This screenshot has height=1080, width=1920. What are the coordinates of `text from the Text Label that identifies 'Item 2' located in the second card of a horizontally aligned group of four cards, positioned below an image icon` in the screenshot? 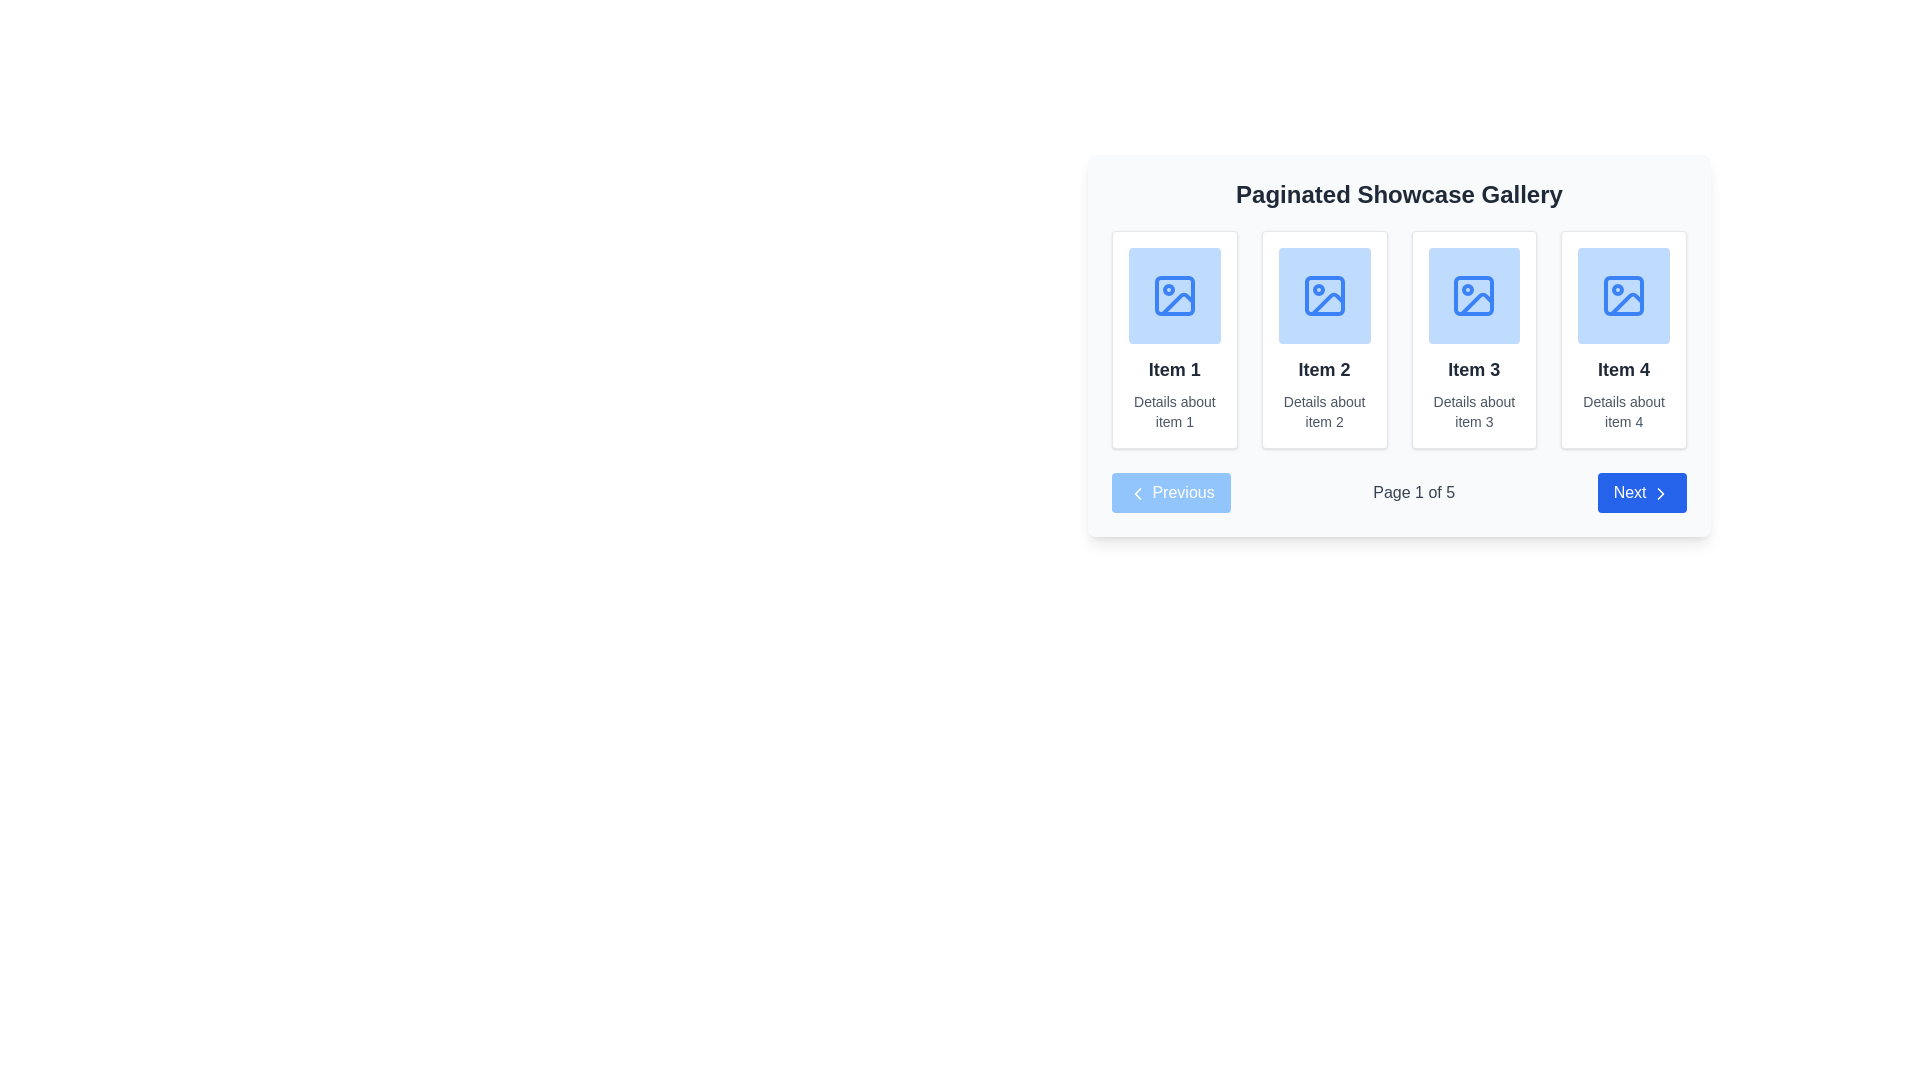 It's located at (1324, 370).